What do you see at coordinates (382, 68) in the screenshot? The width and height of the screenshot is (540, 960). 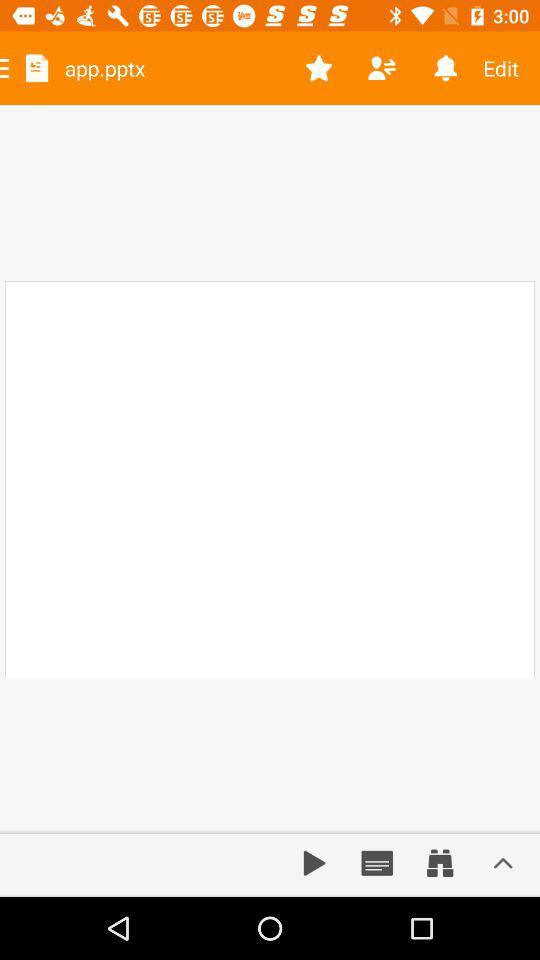 I see `connected people` at bounding box center [382, 68].